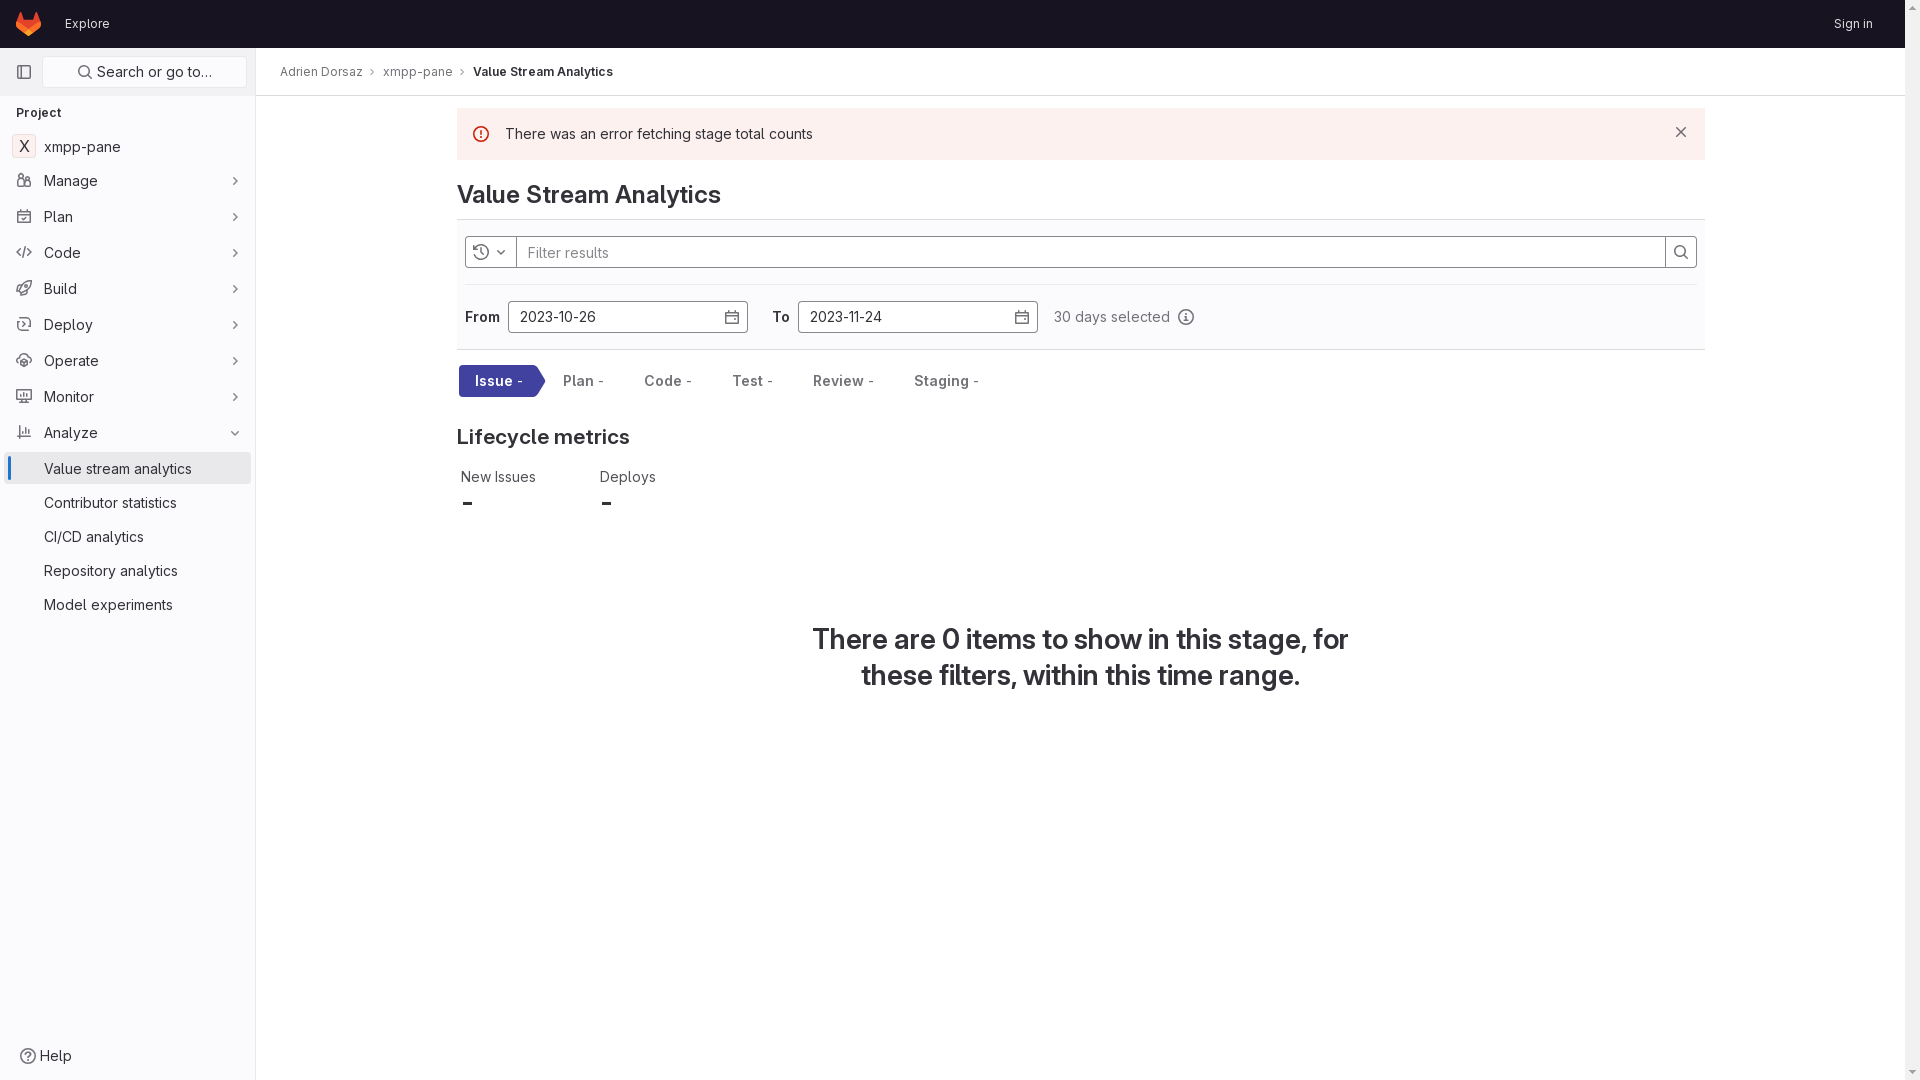 The height and width of the screenshot is (1080, 1920). I want to click on 'Value Stream Analytics', so click(472, 71).